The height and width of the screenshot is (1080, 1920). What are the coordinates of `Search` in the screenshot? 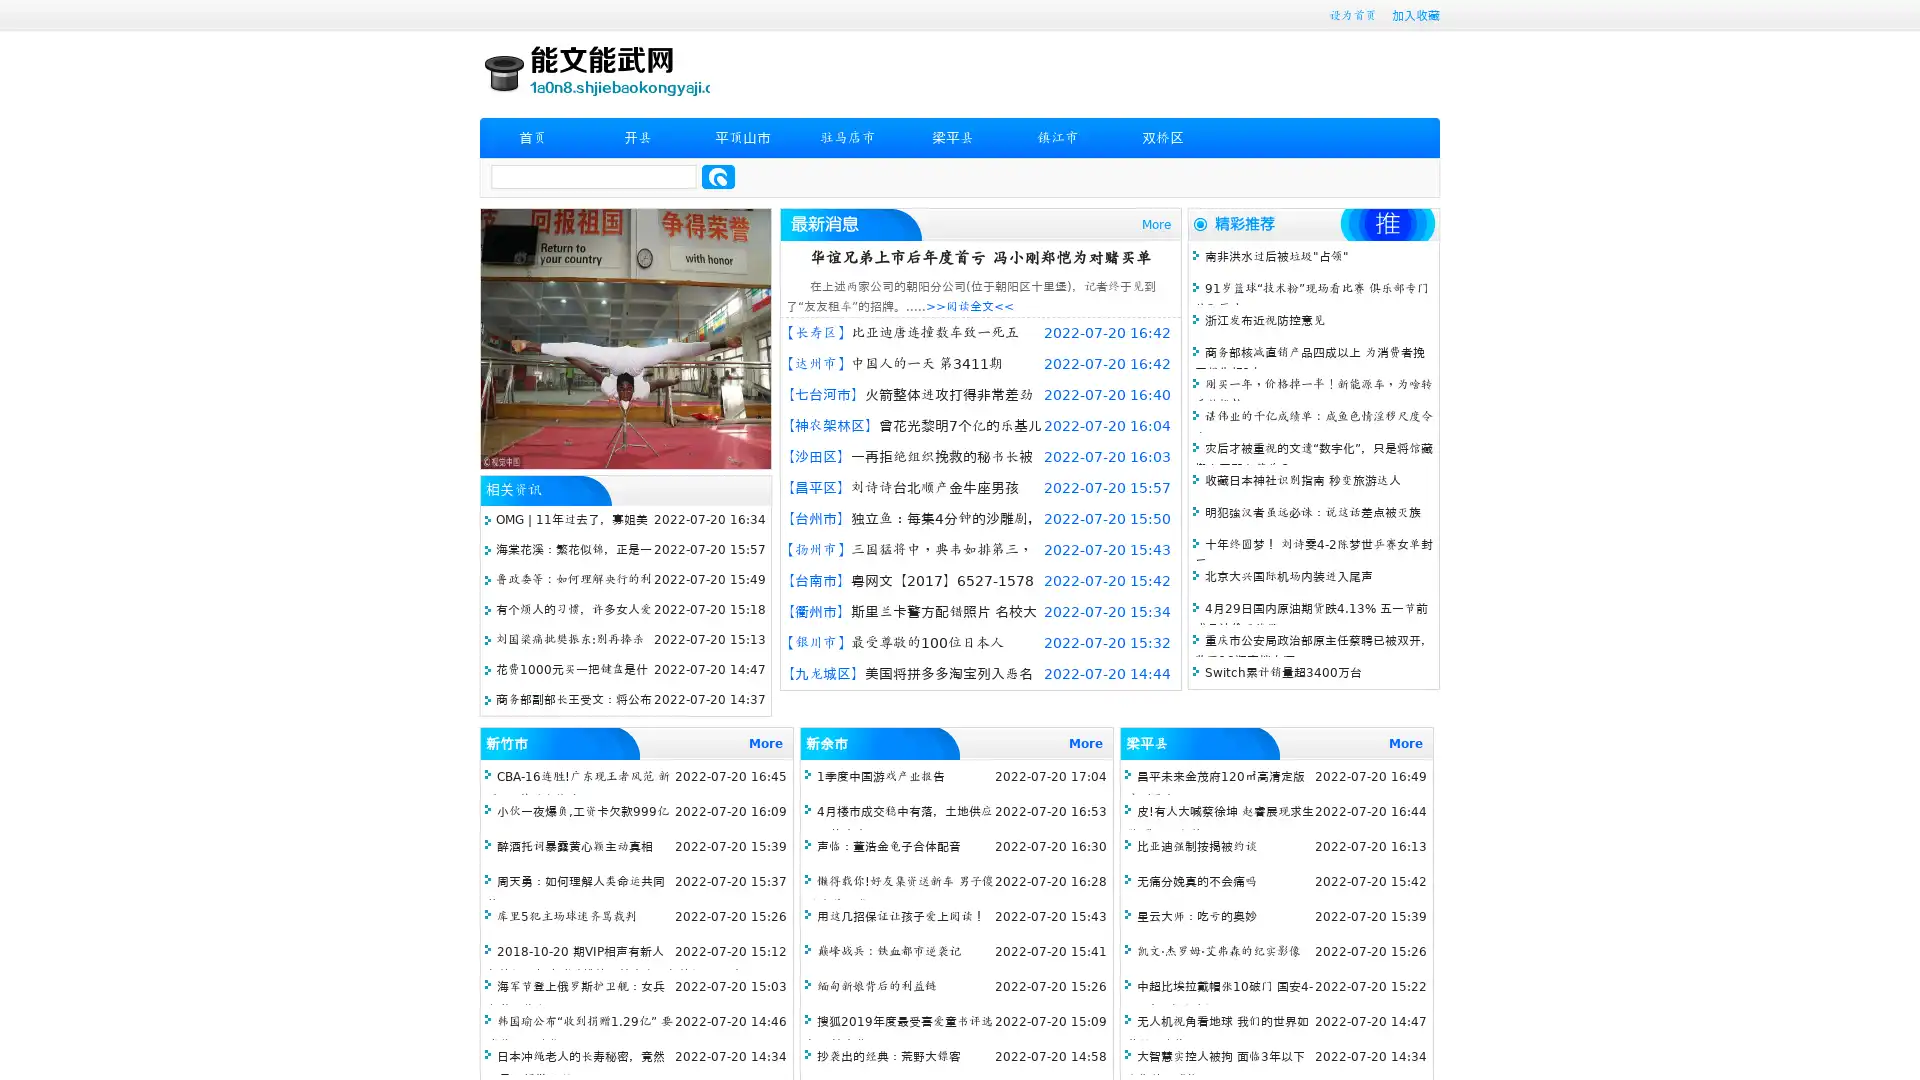 It's located at (718, 176).